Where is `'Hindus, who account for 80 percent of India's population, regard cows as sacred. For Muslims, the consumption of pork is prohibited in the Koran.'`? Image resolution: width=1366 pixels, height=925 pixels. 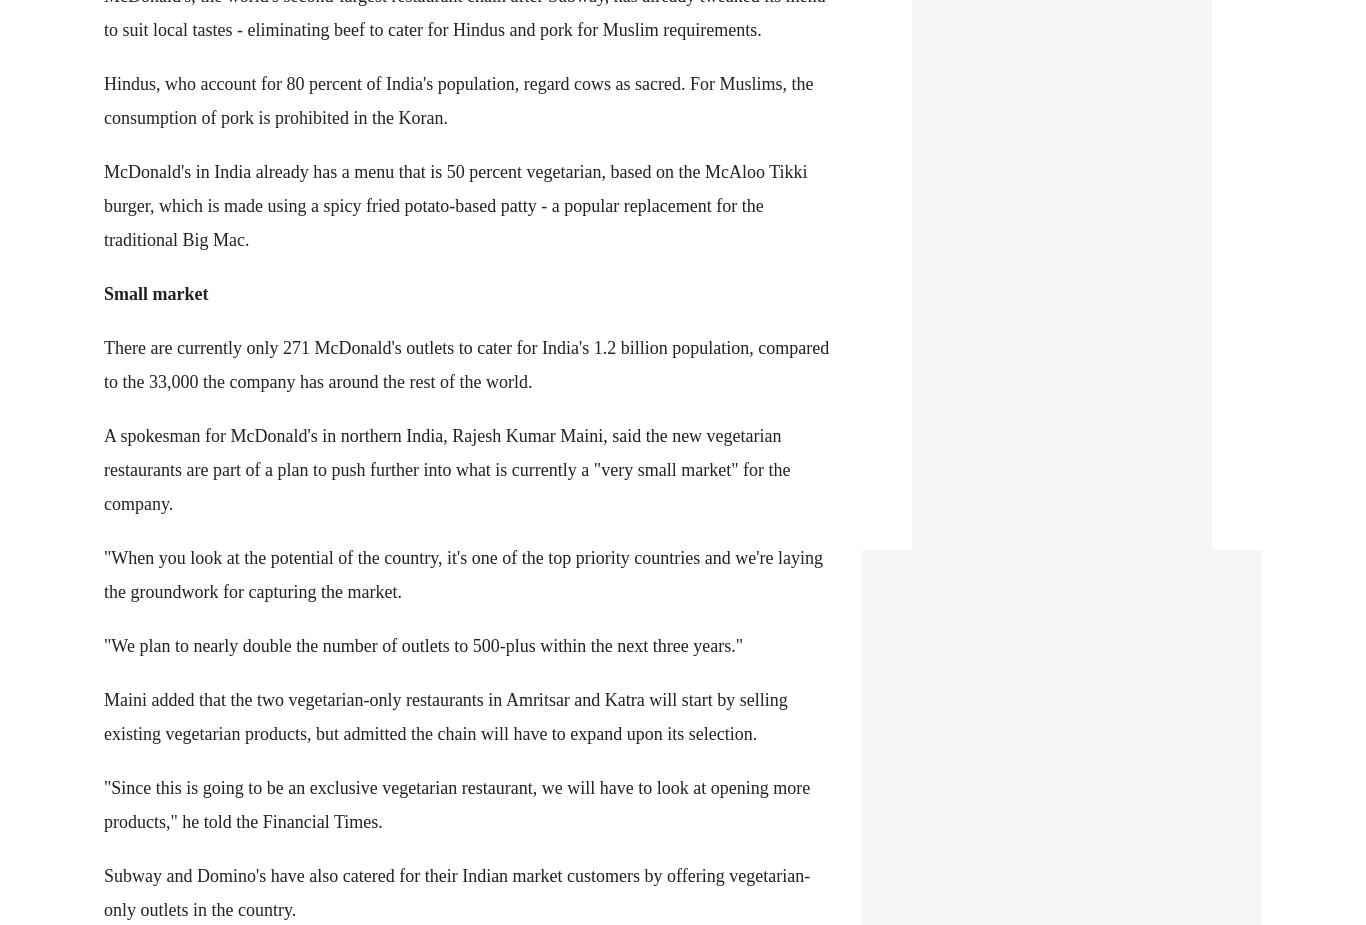
'Hindus, who account for 80 percent of India's population, regard cows as sacred. For Muslims, the consumption of pork is prohibited in the Koran.' is located at coordinates (458, 98).